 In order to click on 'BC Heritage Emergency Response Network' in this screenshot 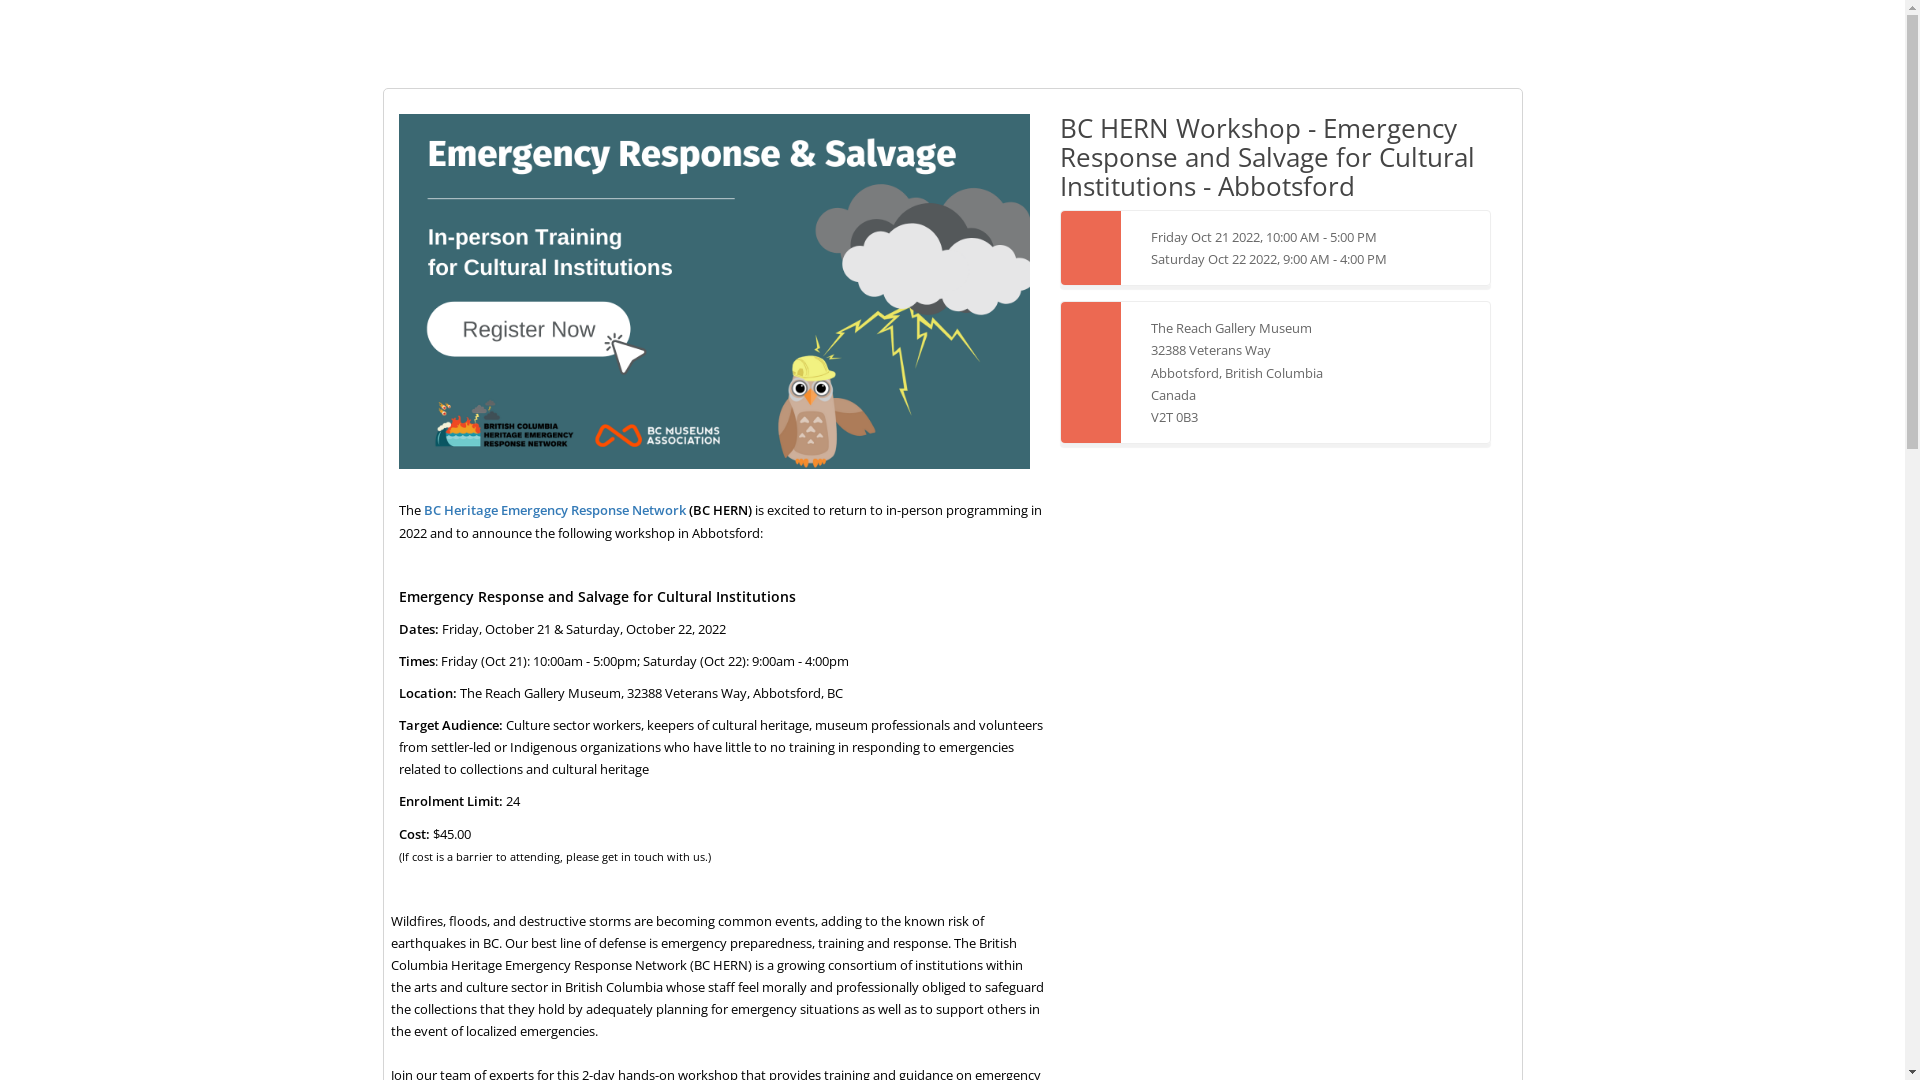, I will do `click(555, 508)`.